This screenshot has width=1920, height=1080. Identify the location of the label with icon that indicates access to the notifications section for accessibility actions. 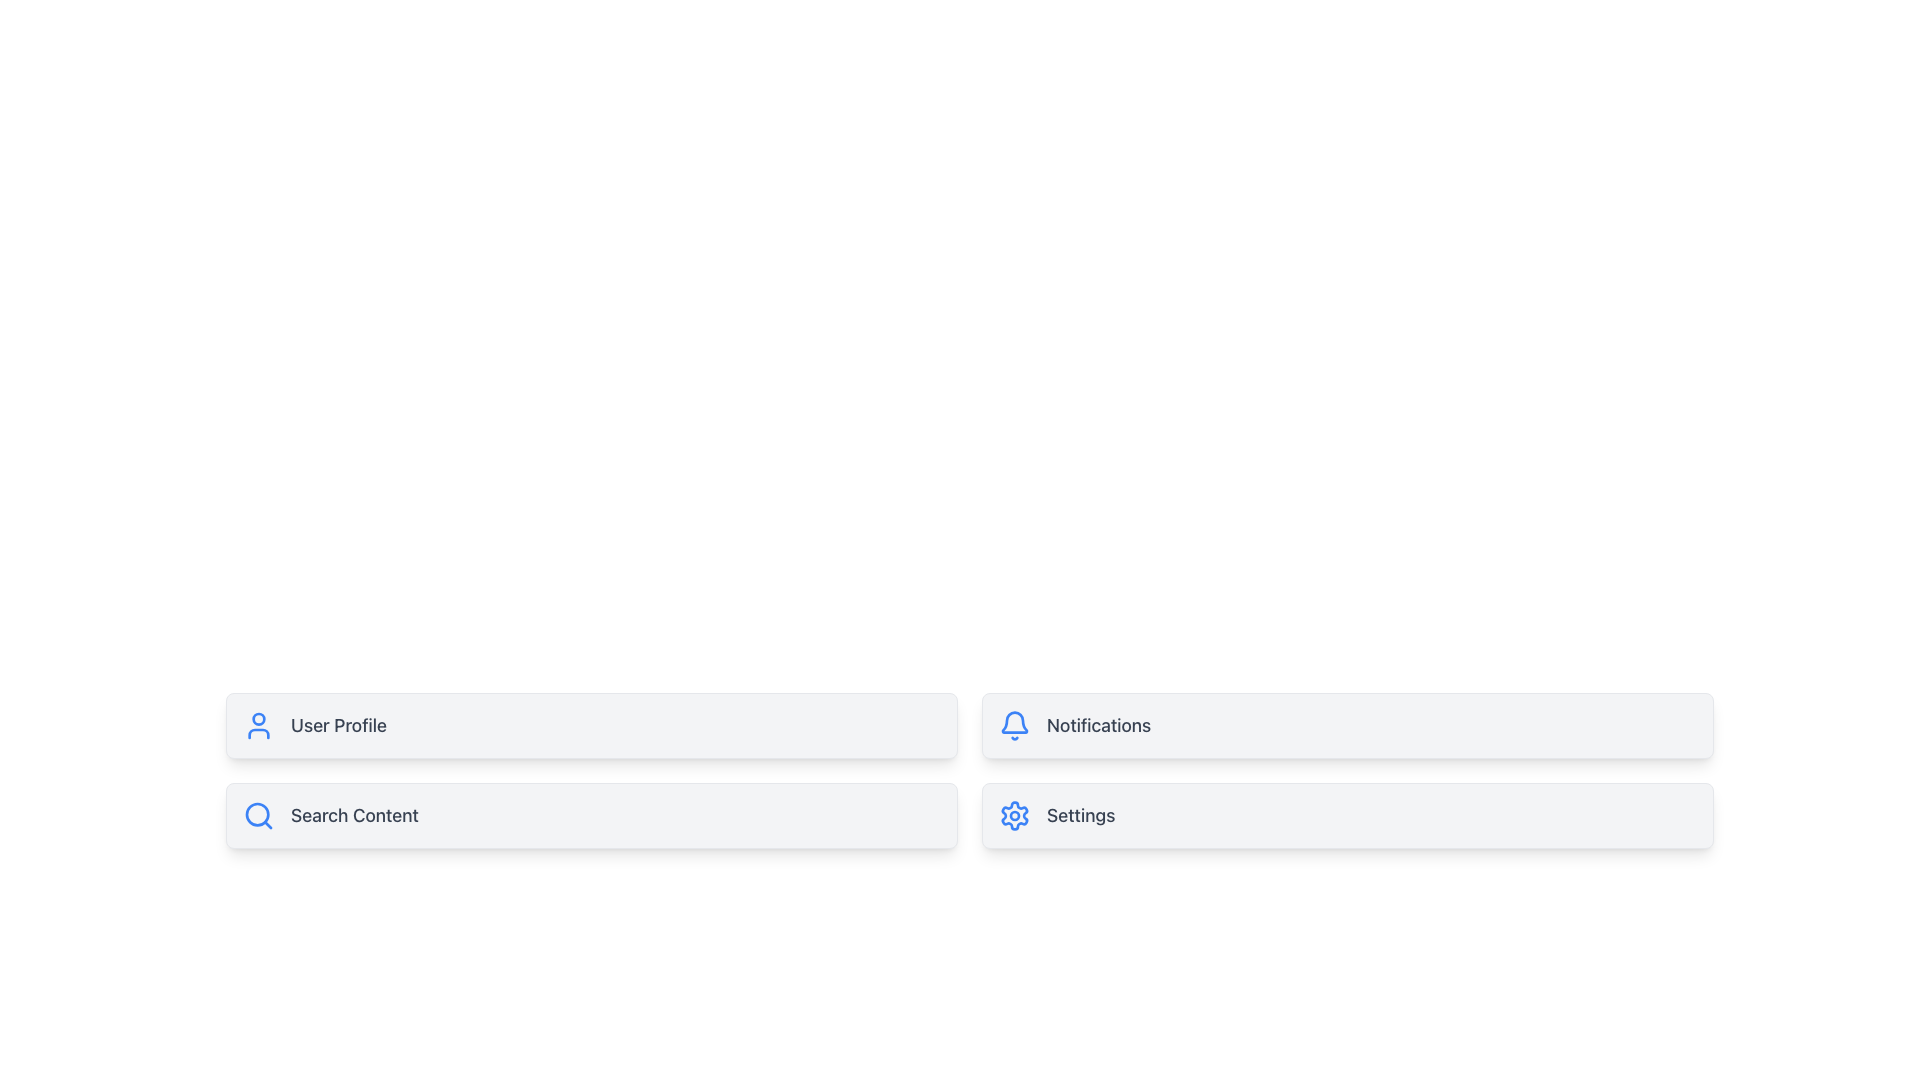
(1348, 725).